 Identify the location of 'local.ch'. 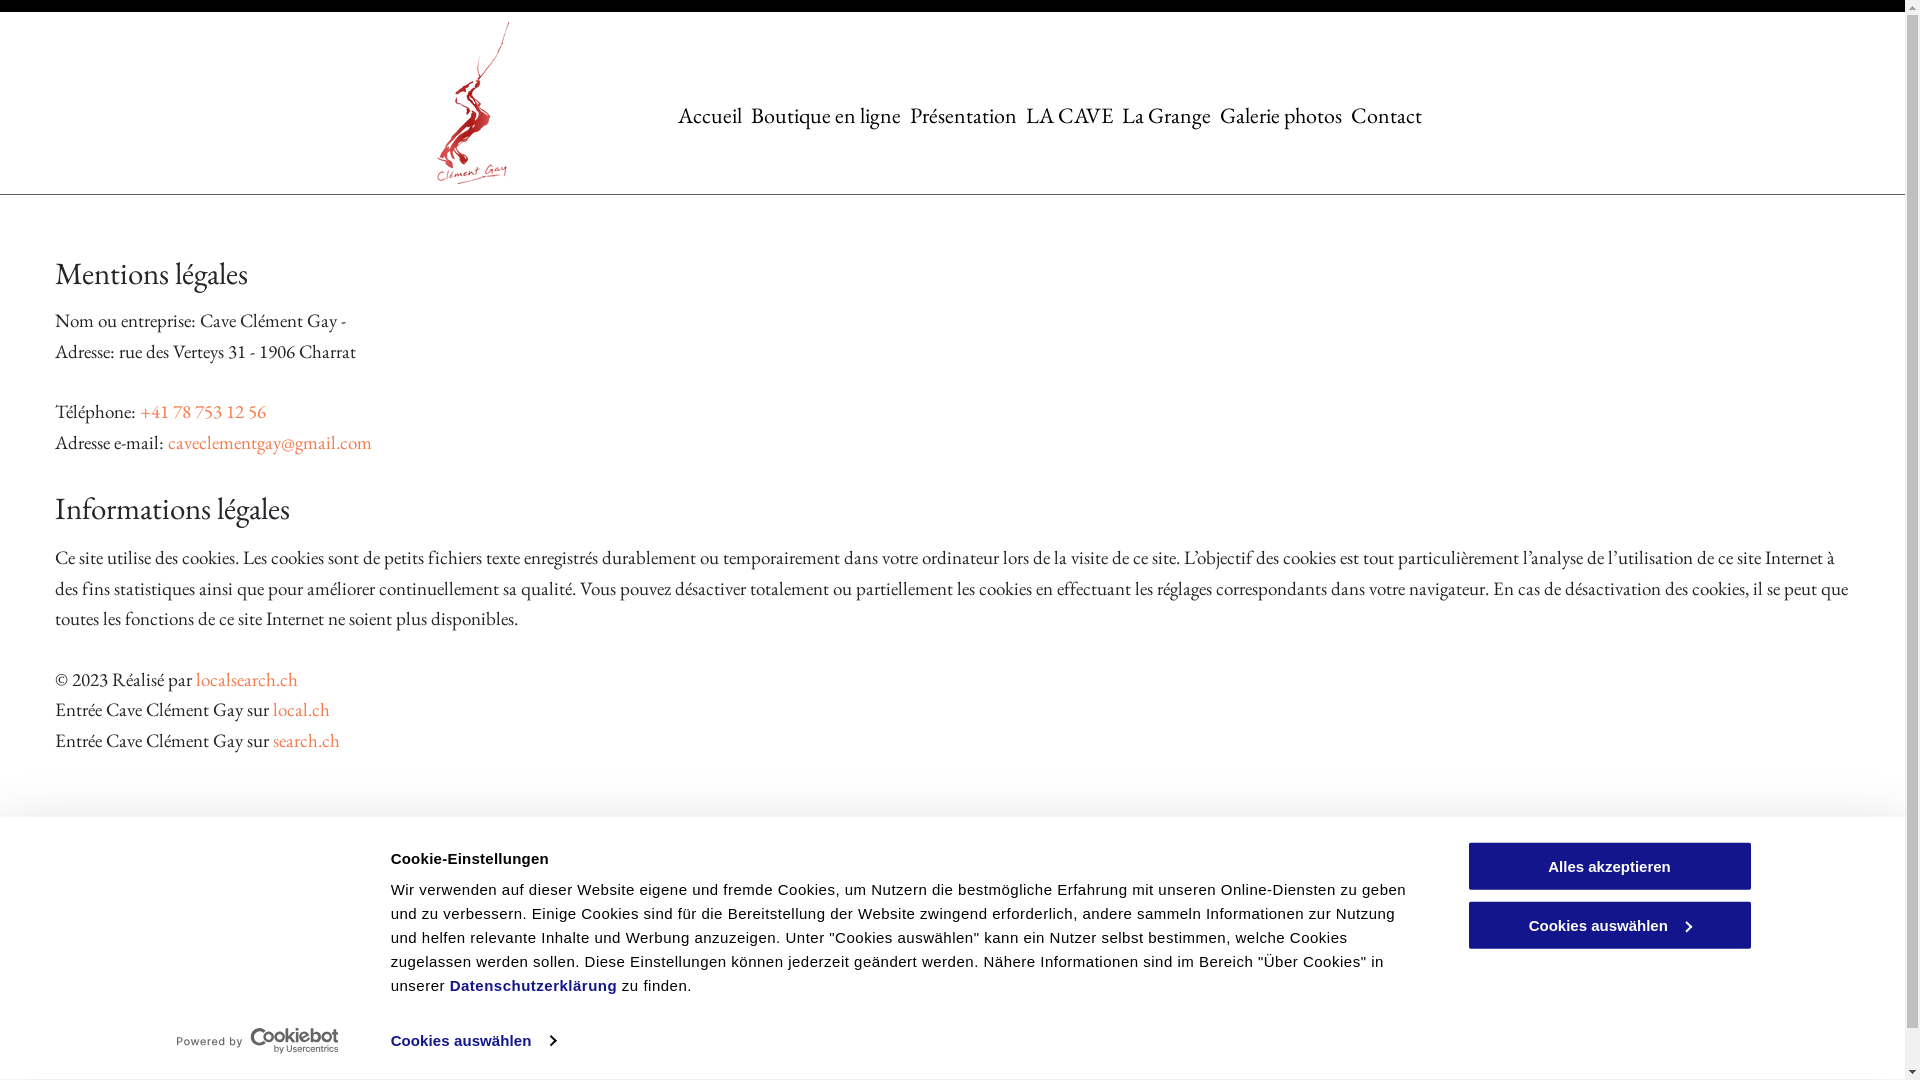
(300, 708).